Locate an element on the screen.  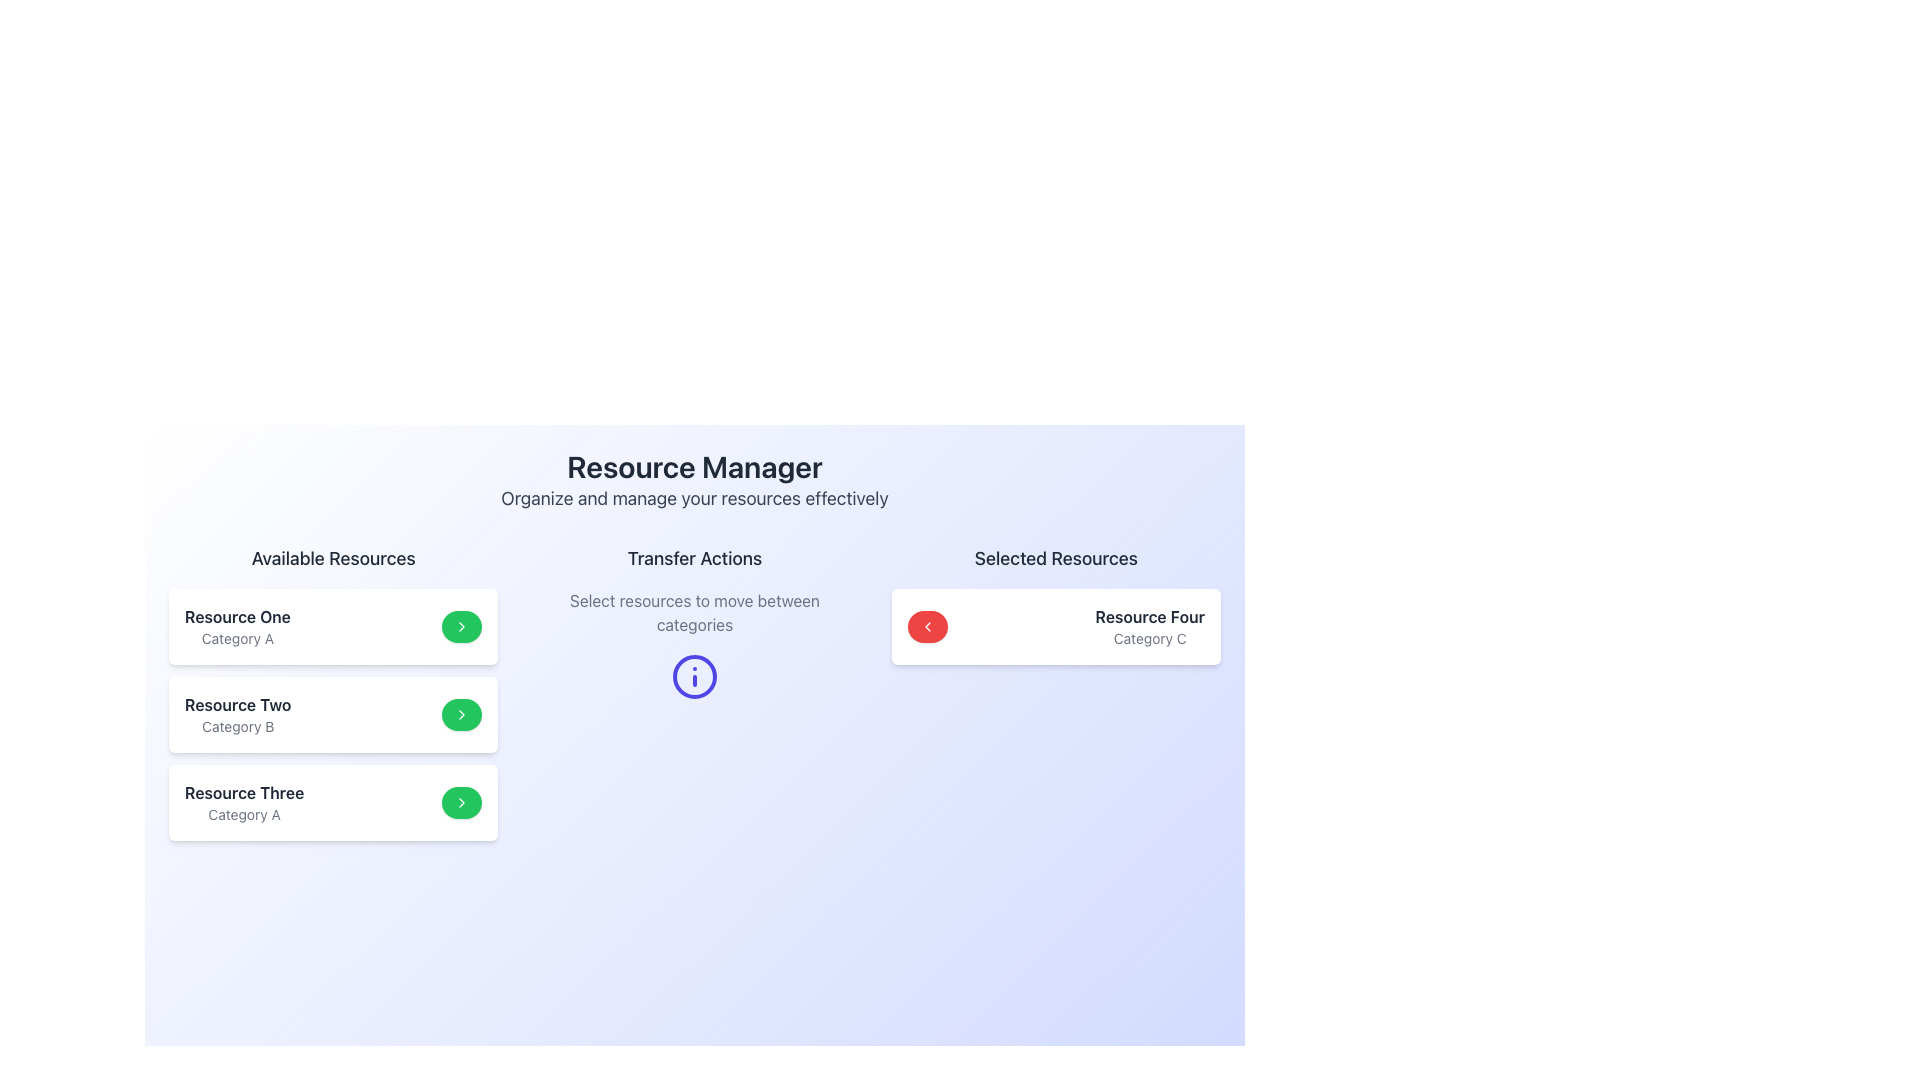
the Text label that serves as a heading for resource management functionality, located at the top of the header section of the interface is located at coordinates (695, 466).